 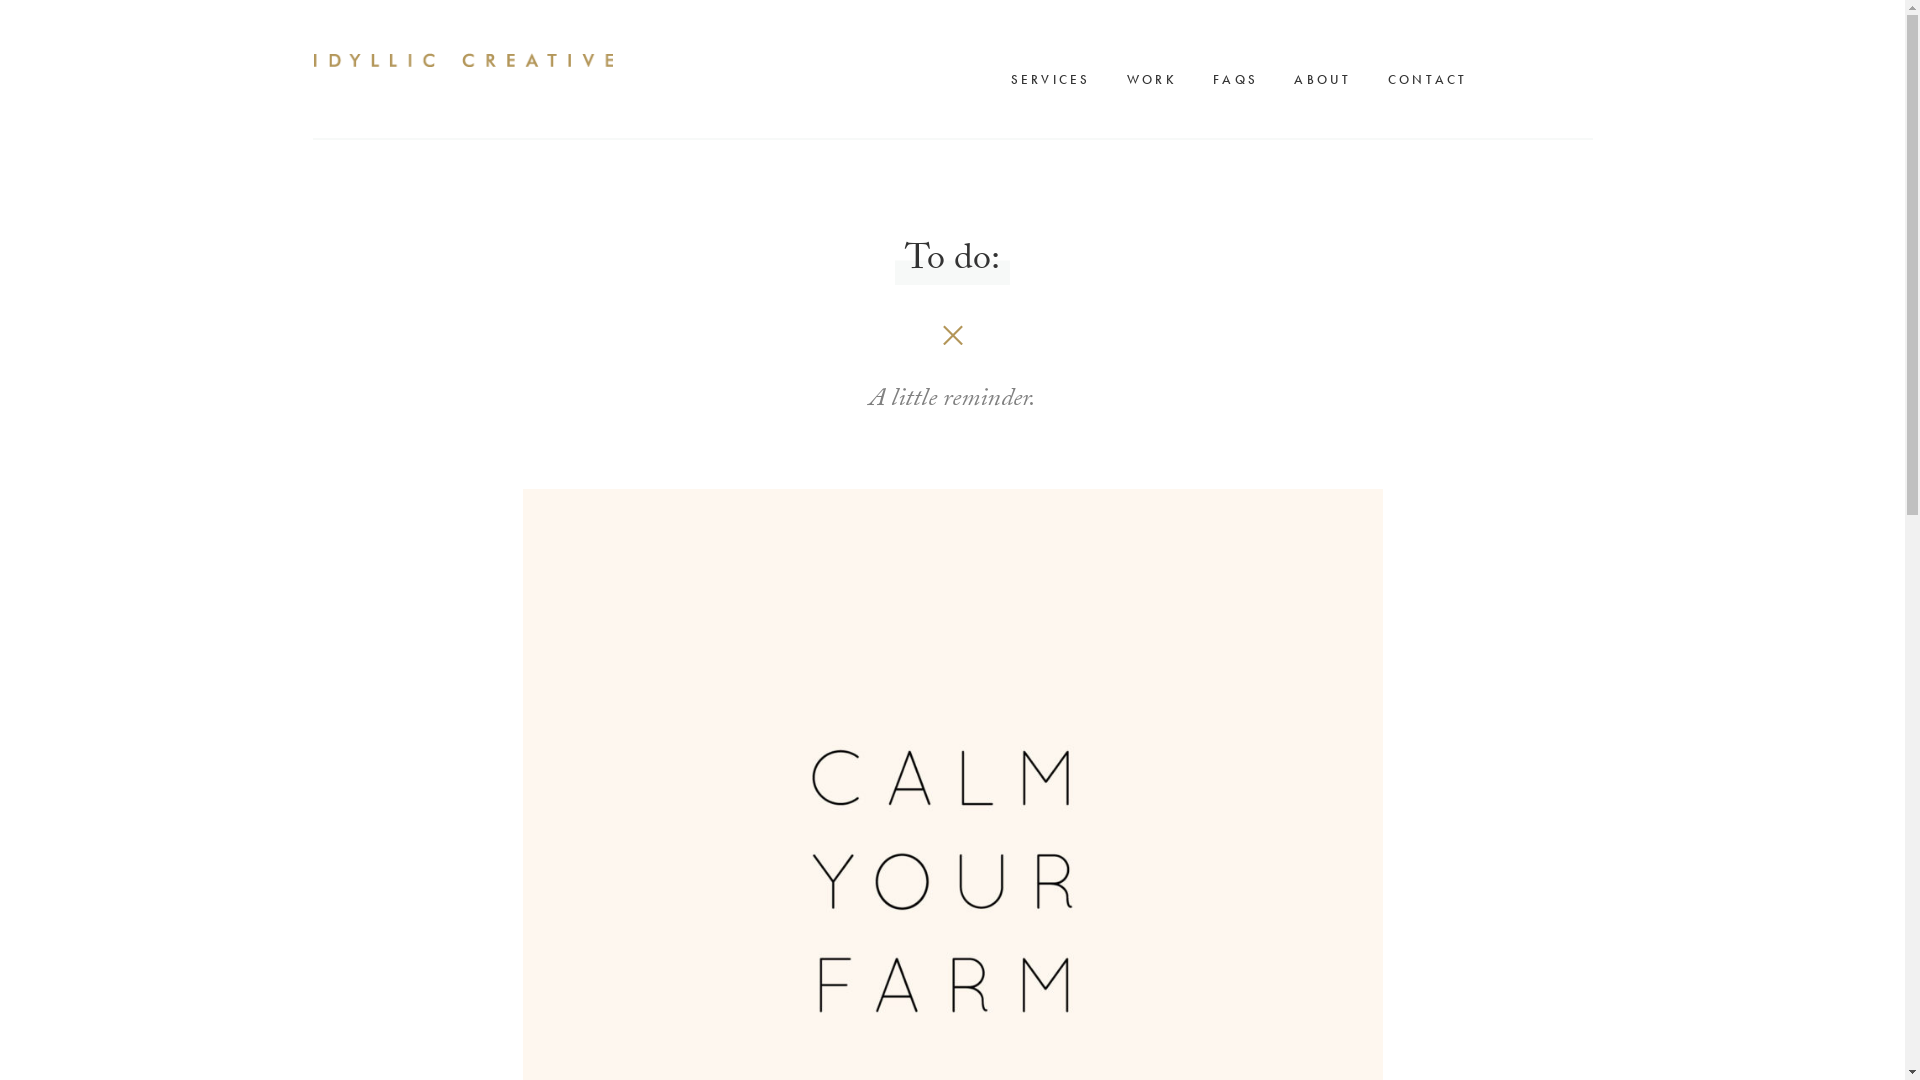 What do you see at coordinates (1283, 78) in the screenshot?
I see `'ABOUT'` at bounding box center [1283, 78].